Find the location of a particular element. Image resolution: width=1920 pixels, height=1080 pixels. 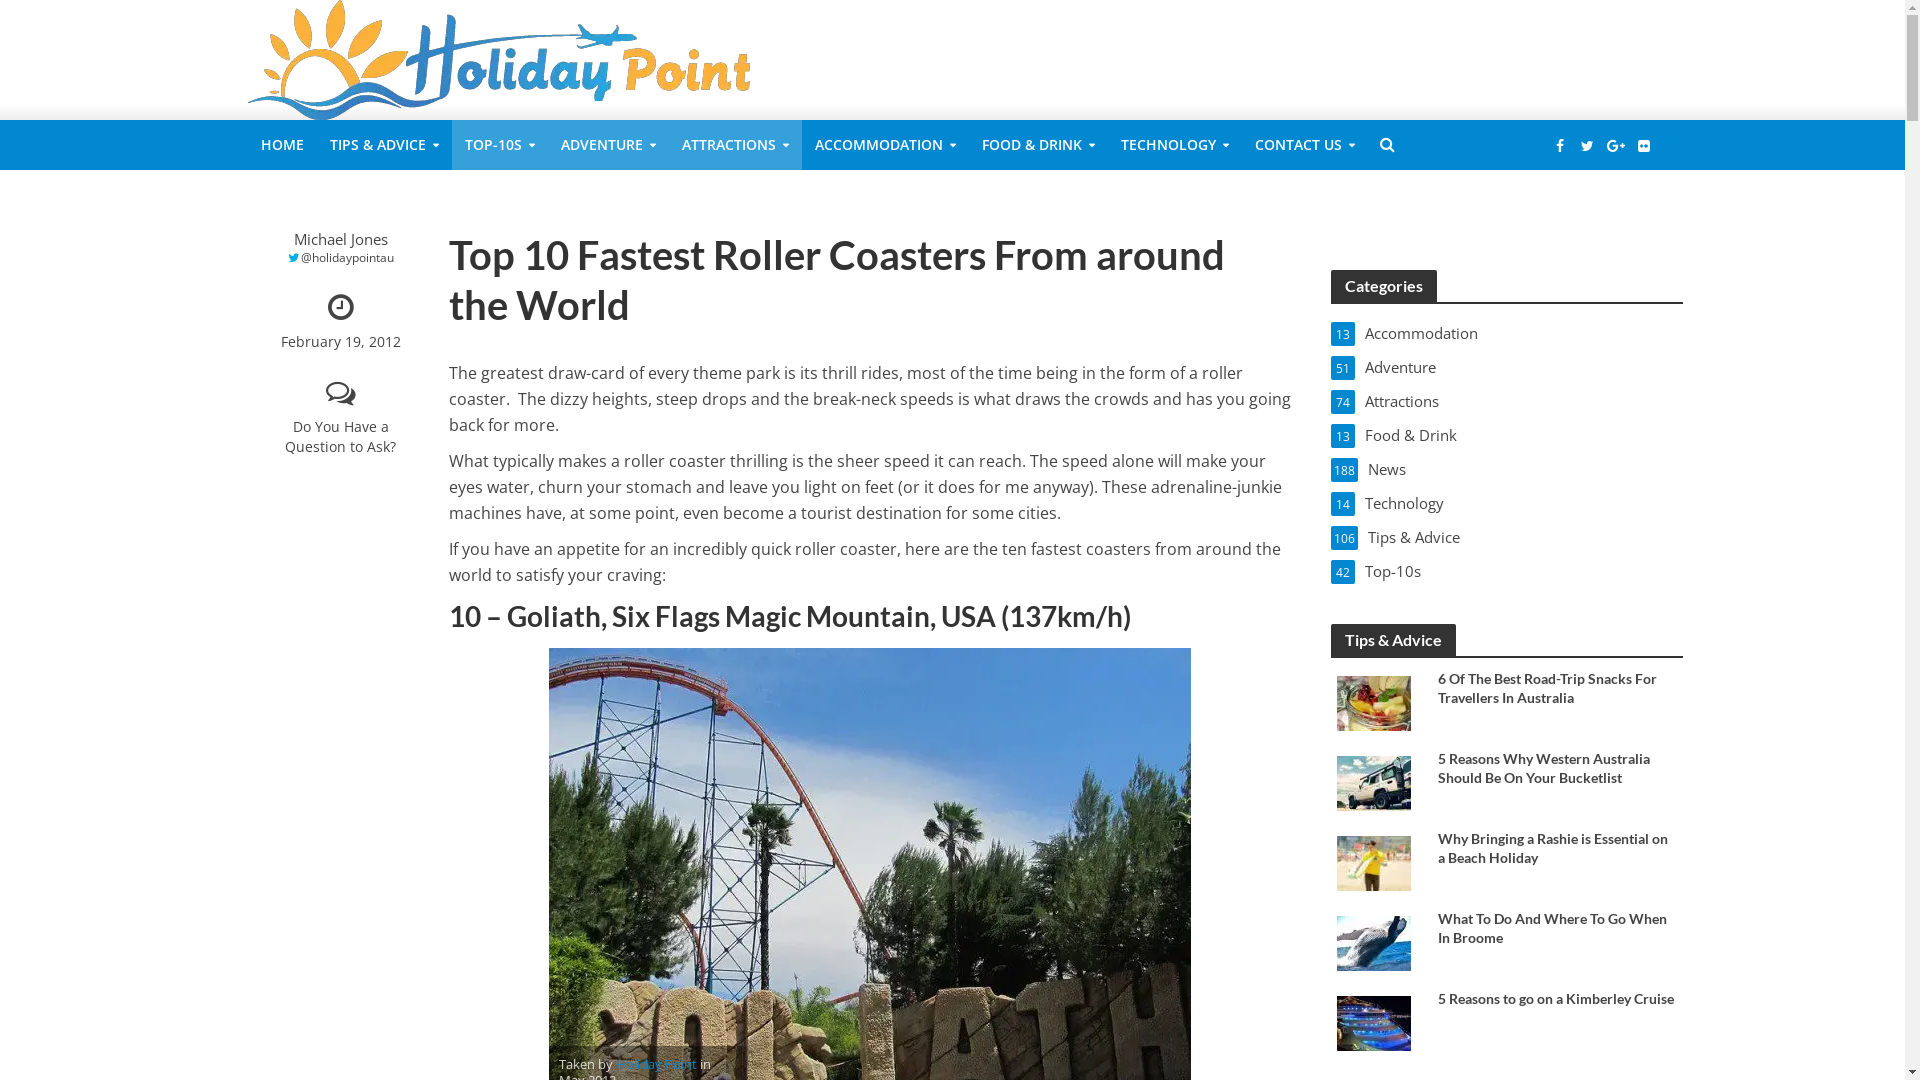

'Do You Have a Question to Ask?' is located at coordinates (340, 419).